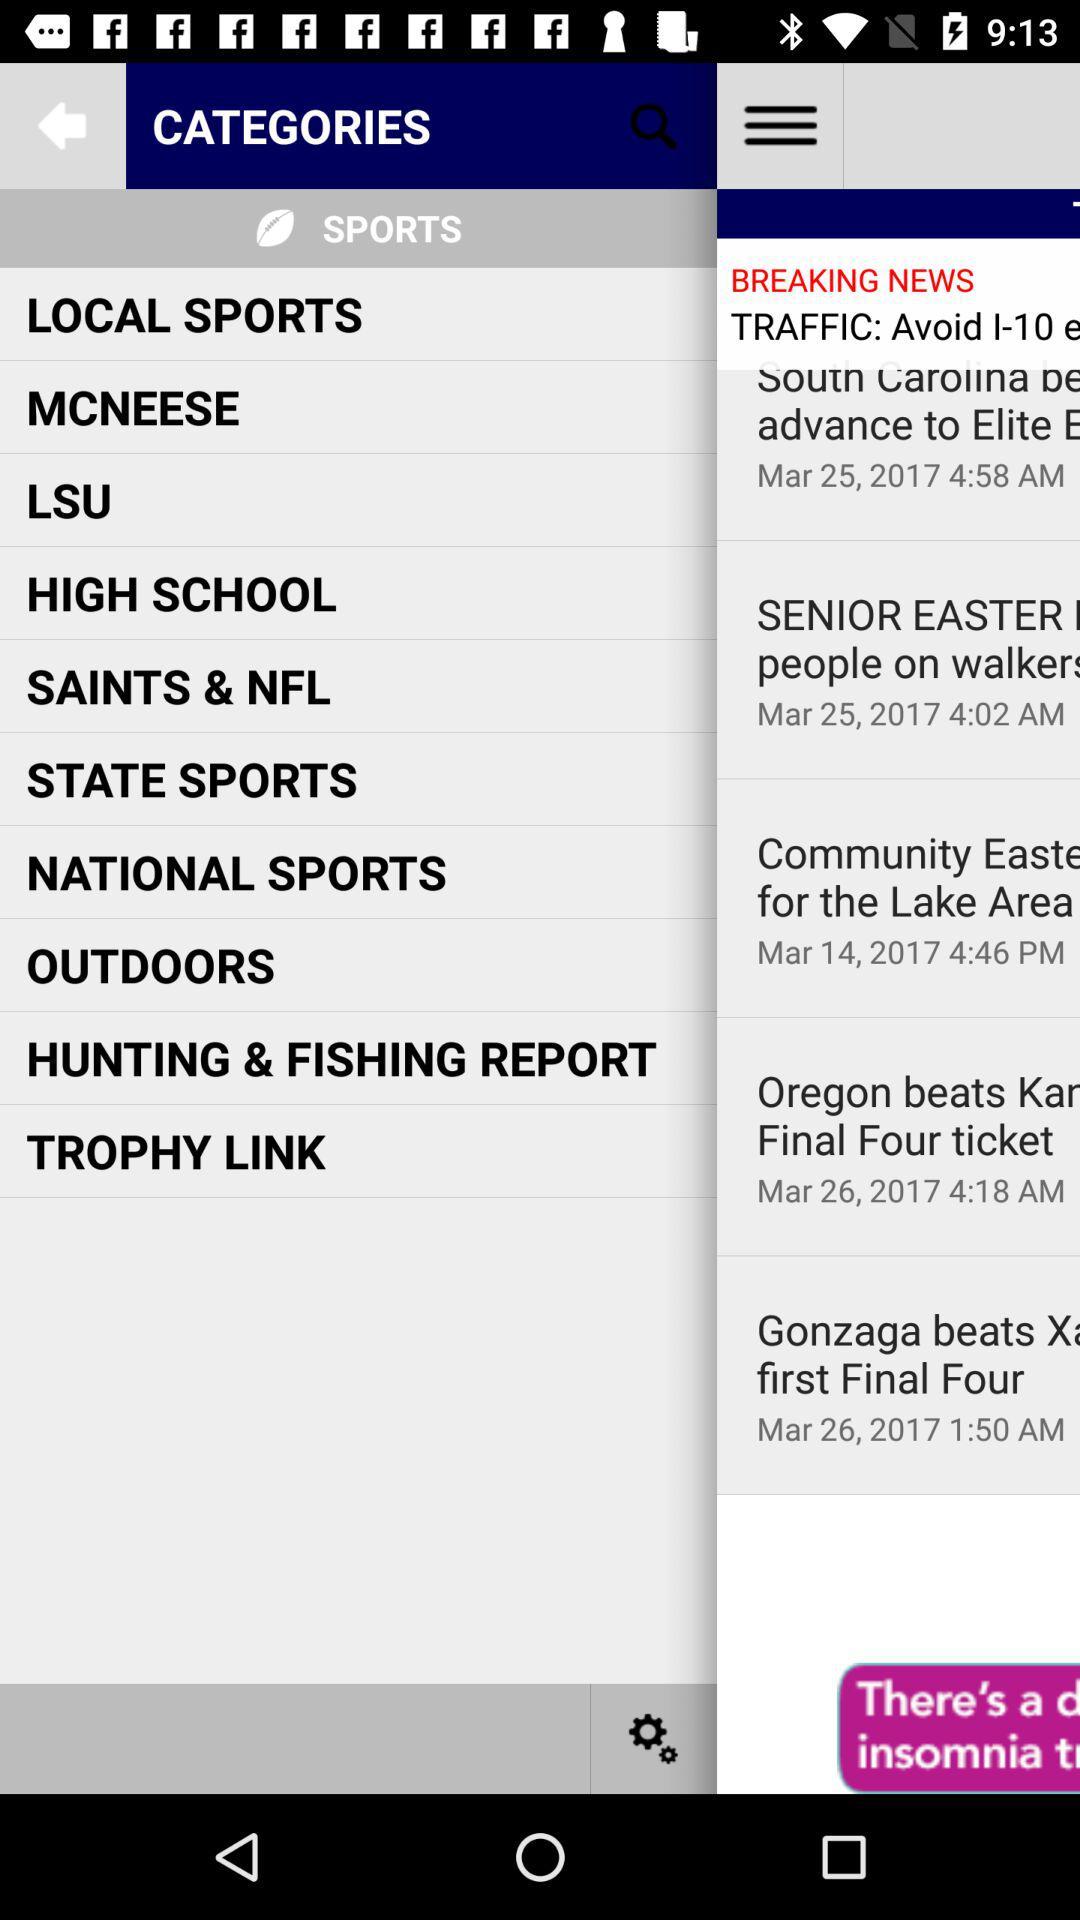 This screenshot has height=1920, width=1080. What do you see at coordinates (654, 124) in the screenshot?
I see `the search icon` at bounding box center [654, 124].